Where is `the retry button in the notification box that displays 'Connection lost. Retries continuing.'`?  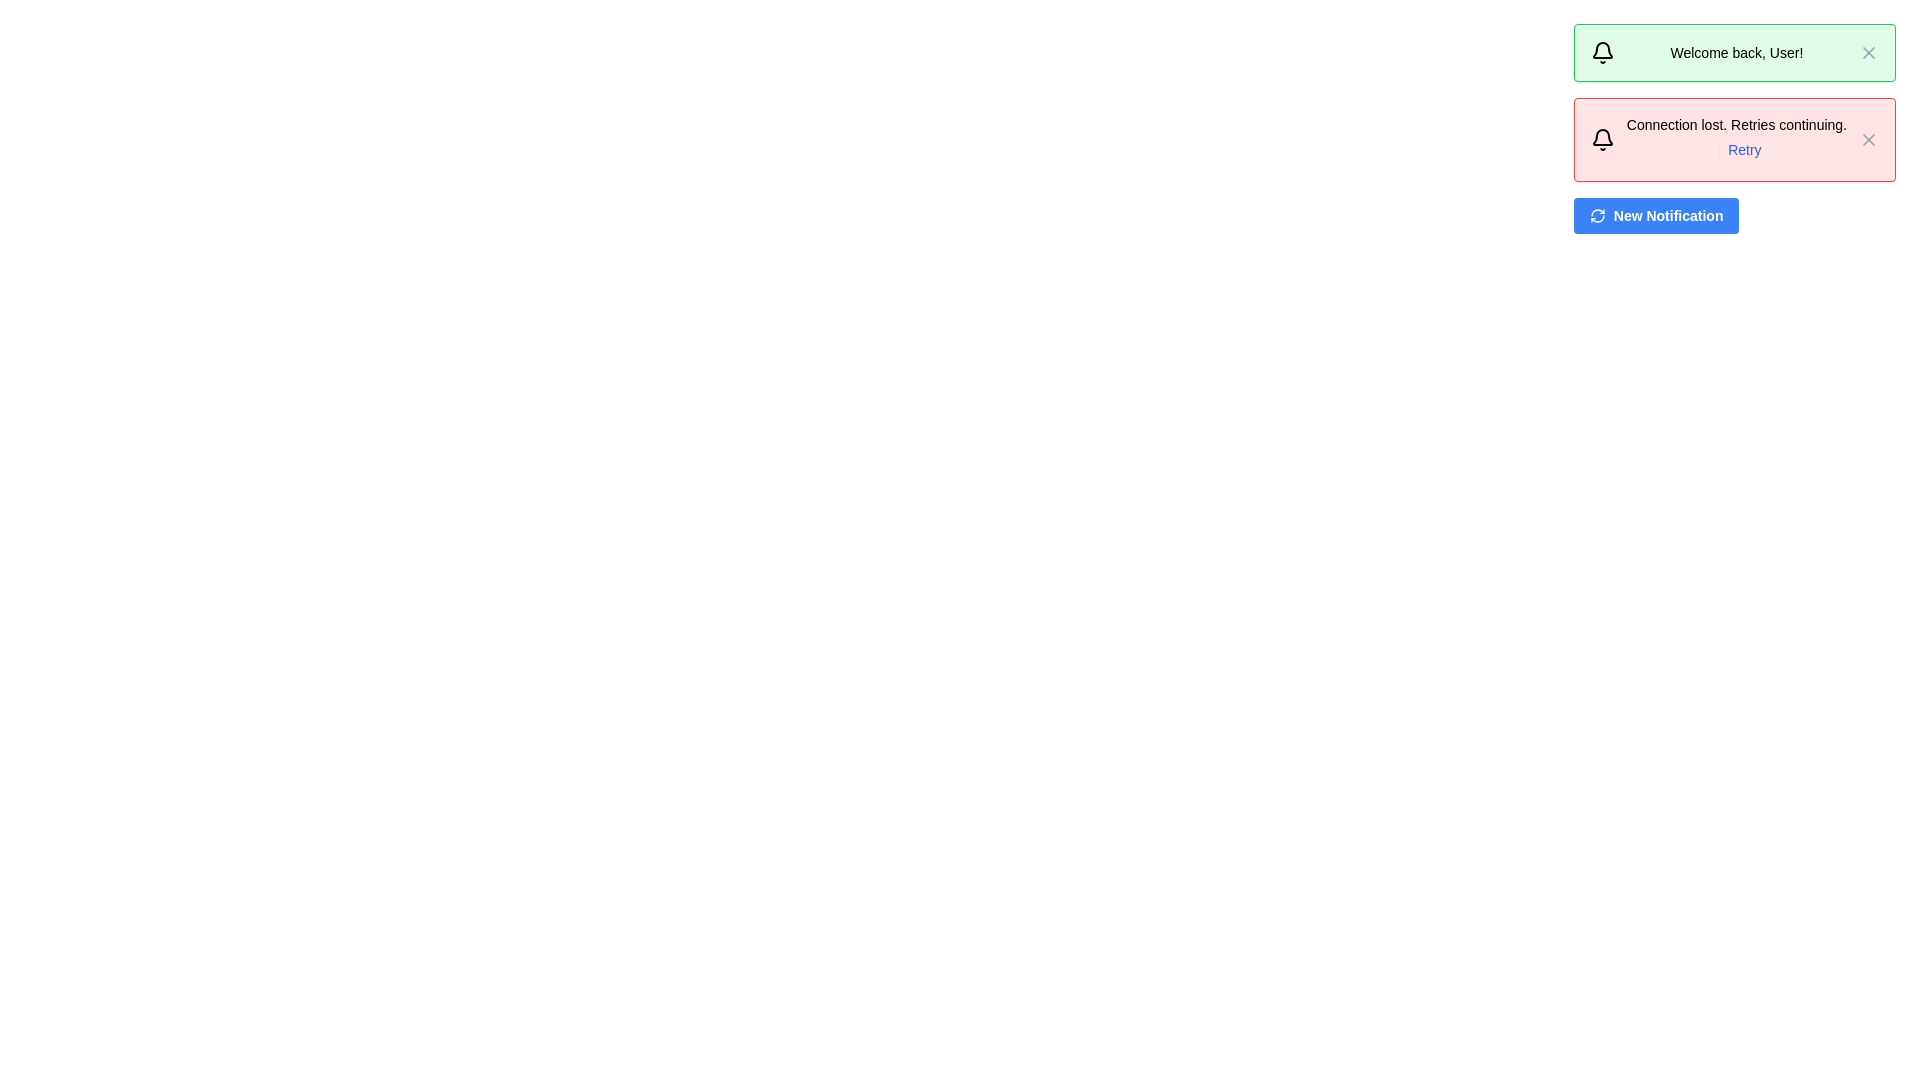 the retry button in the notification box that displays 'Connection lost. Retries continuing.' is located at coordinates (1743, 149).